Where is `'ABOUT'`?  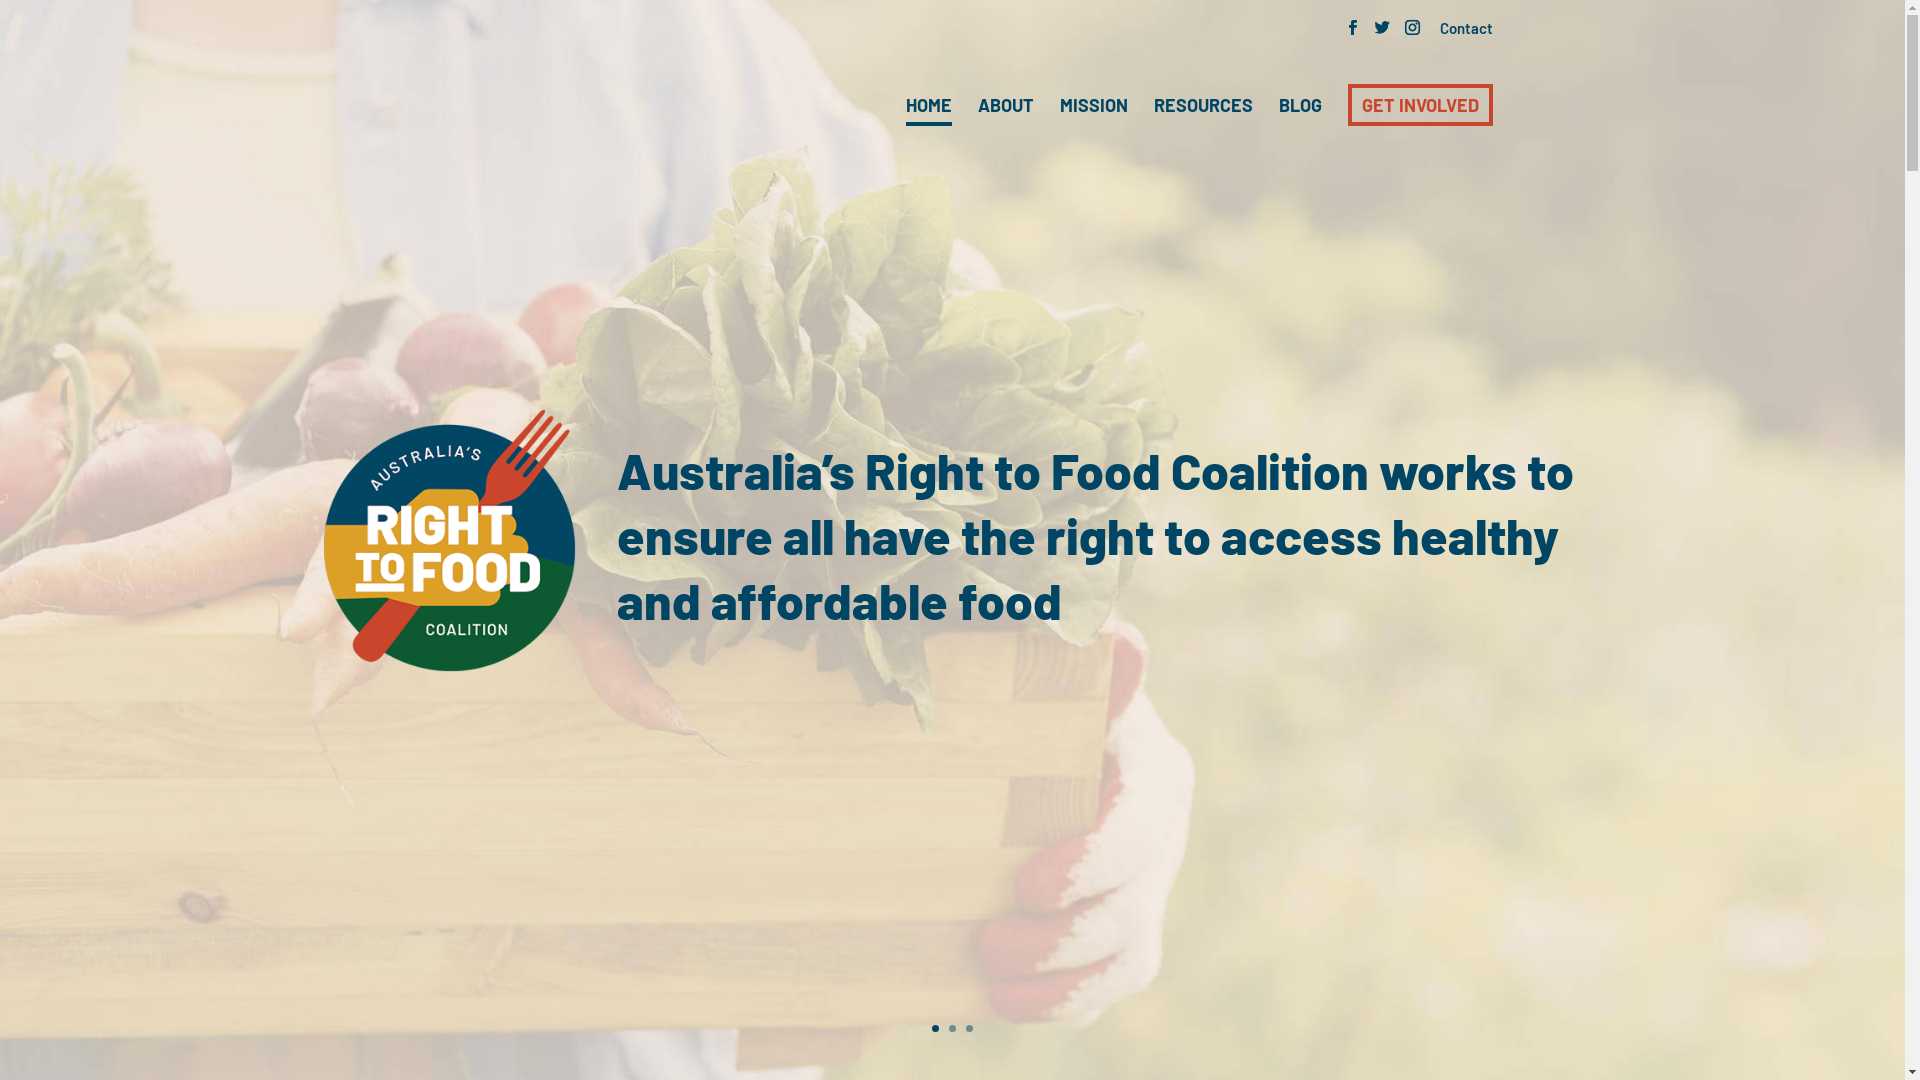
'ABOUT' is located at coordinates (1006, 105).